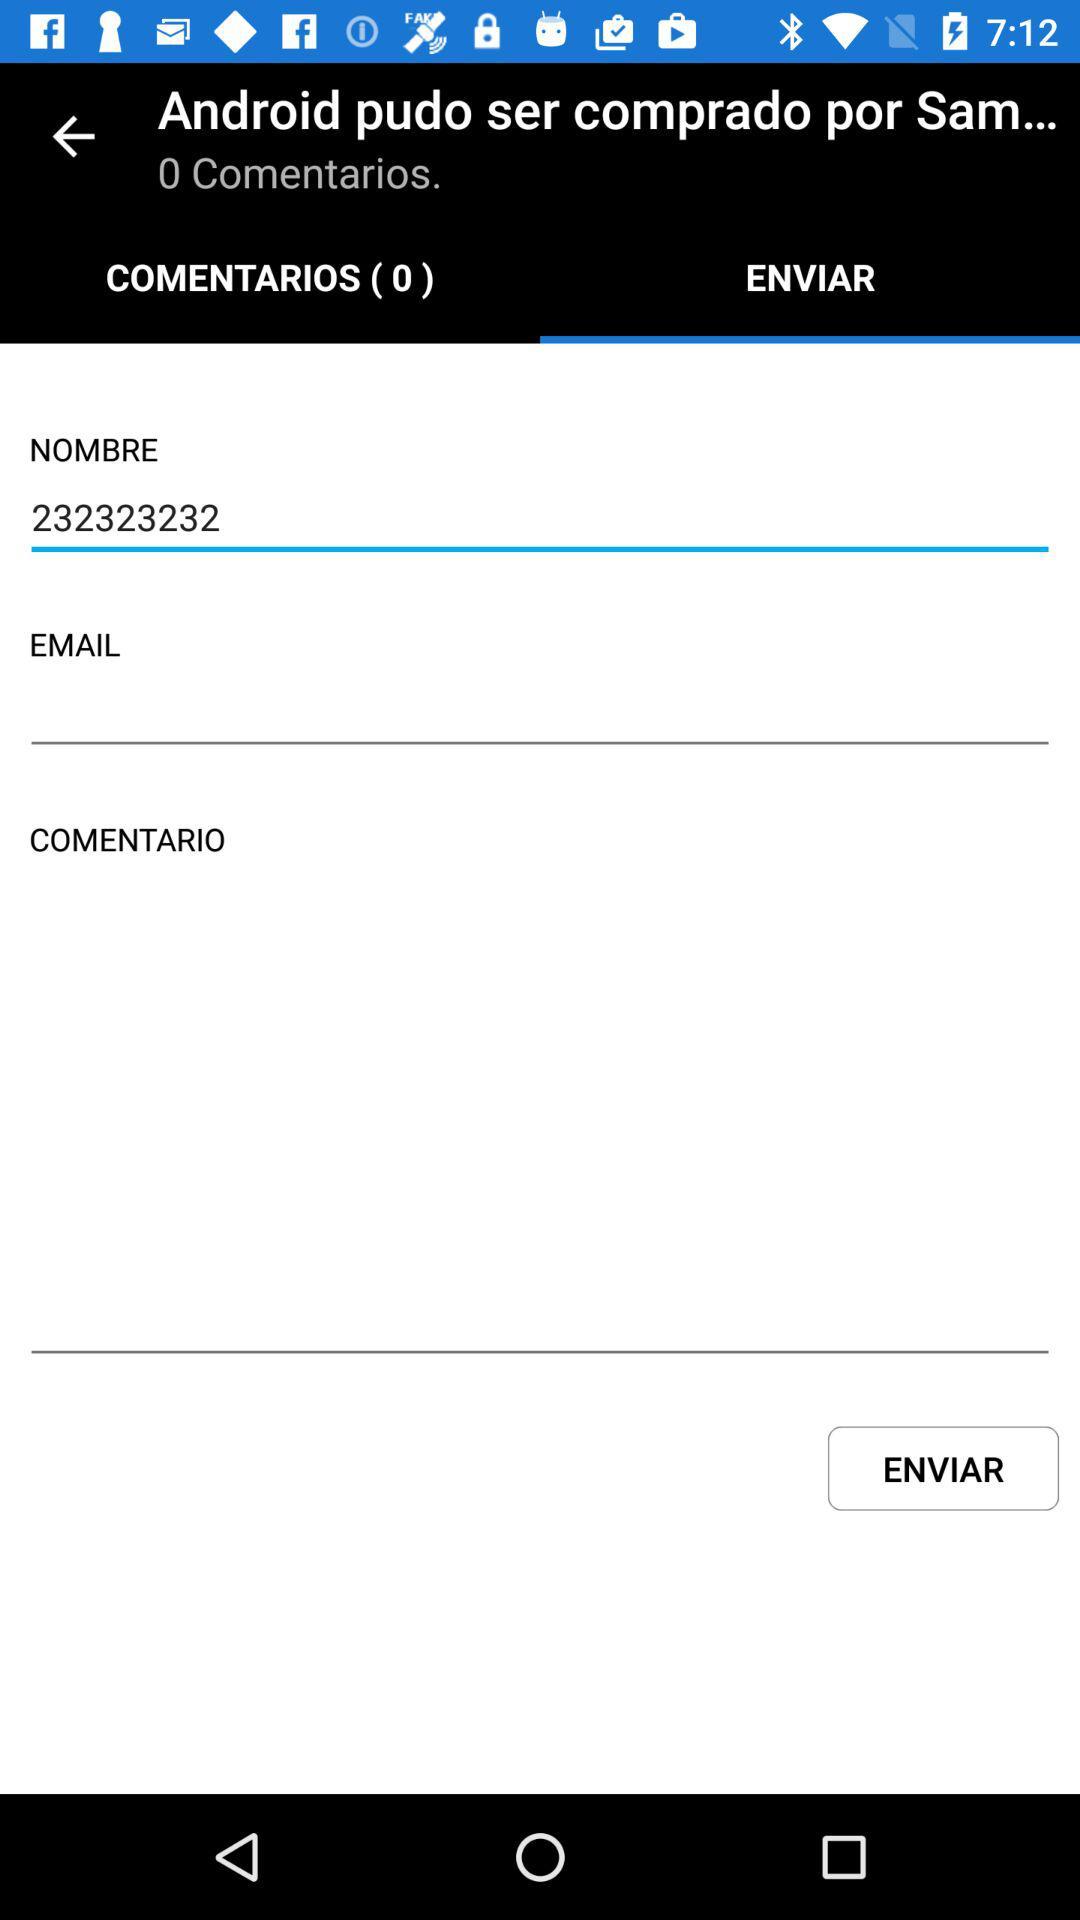 The width and height of the screenshot is (1080, 1920). I want to click on the icon above the enviar, so click(540, 1137).